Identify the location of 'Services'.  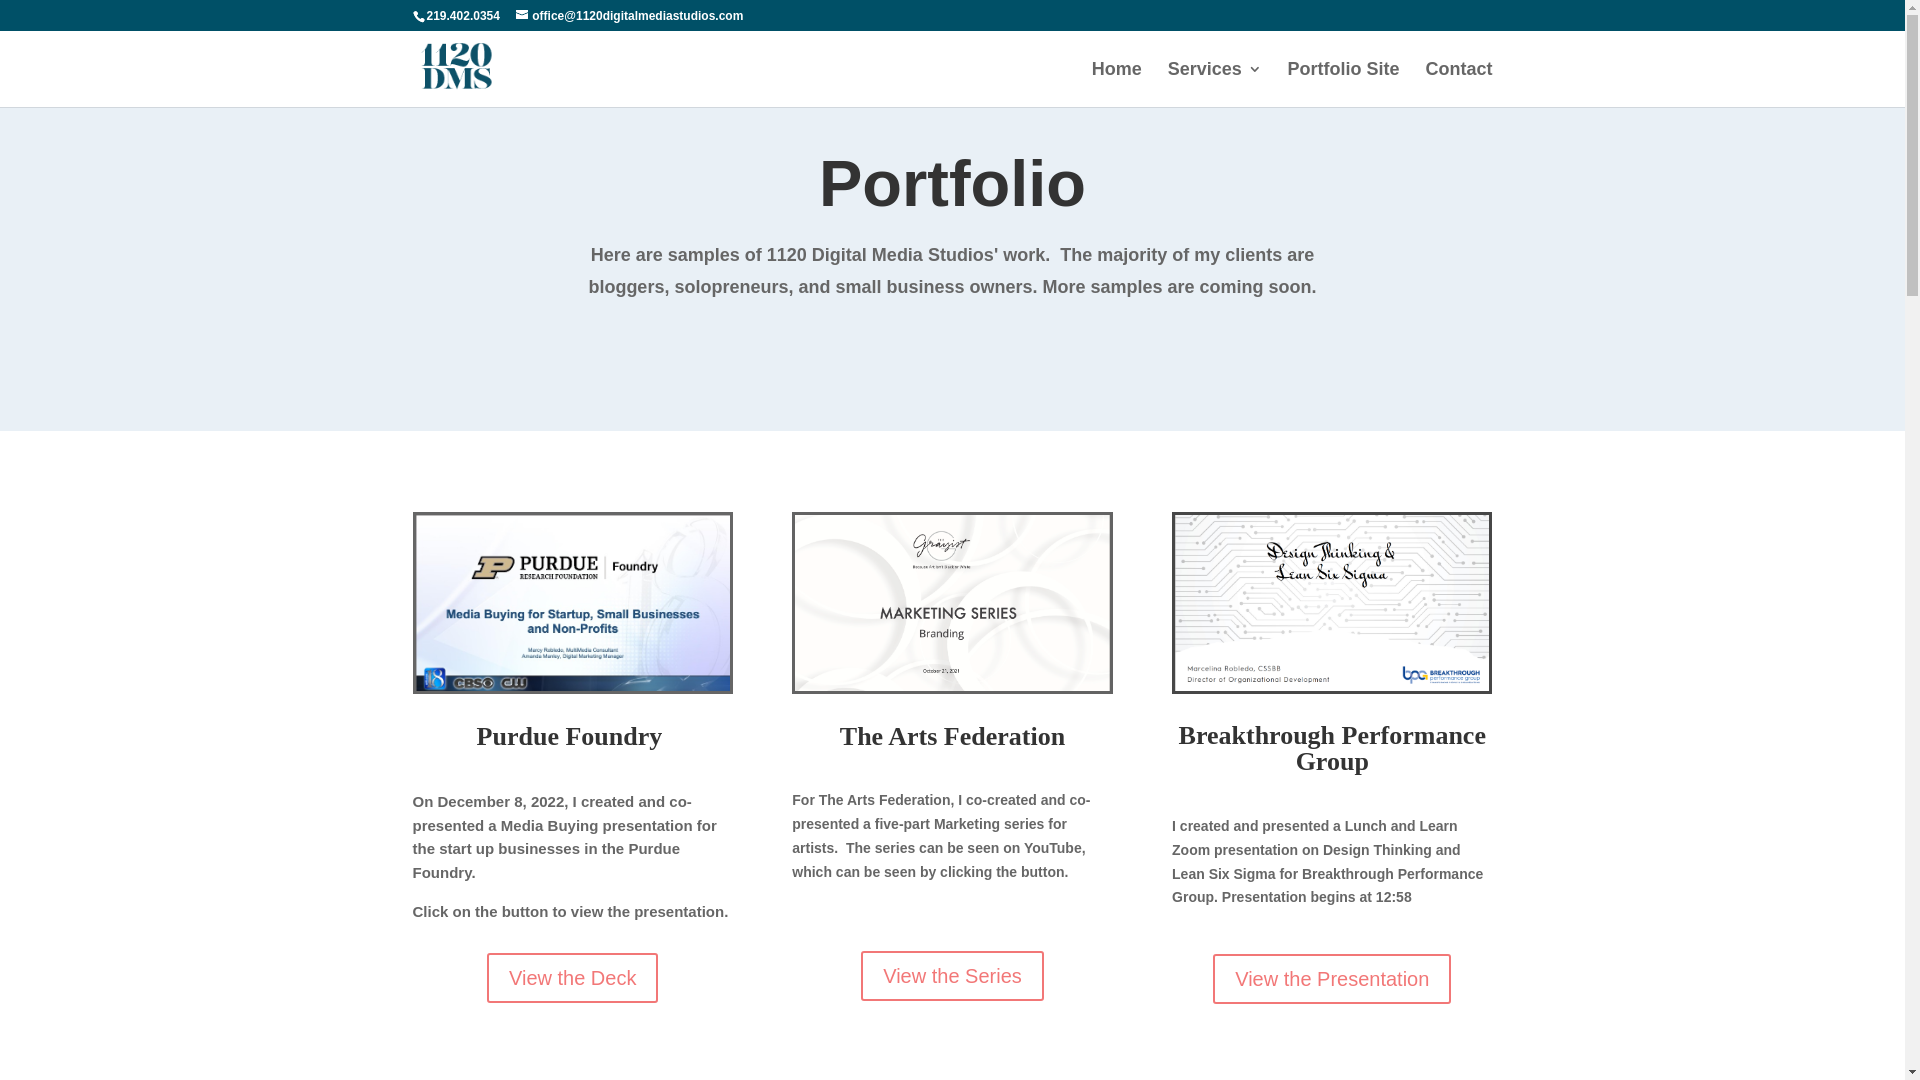
(1213, 83).